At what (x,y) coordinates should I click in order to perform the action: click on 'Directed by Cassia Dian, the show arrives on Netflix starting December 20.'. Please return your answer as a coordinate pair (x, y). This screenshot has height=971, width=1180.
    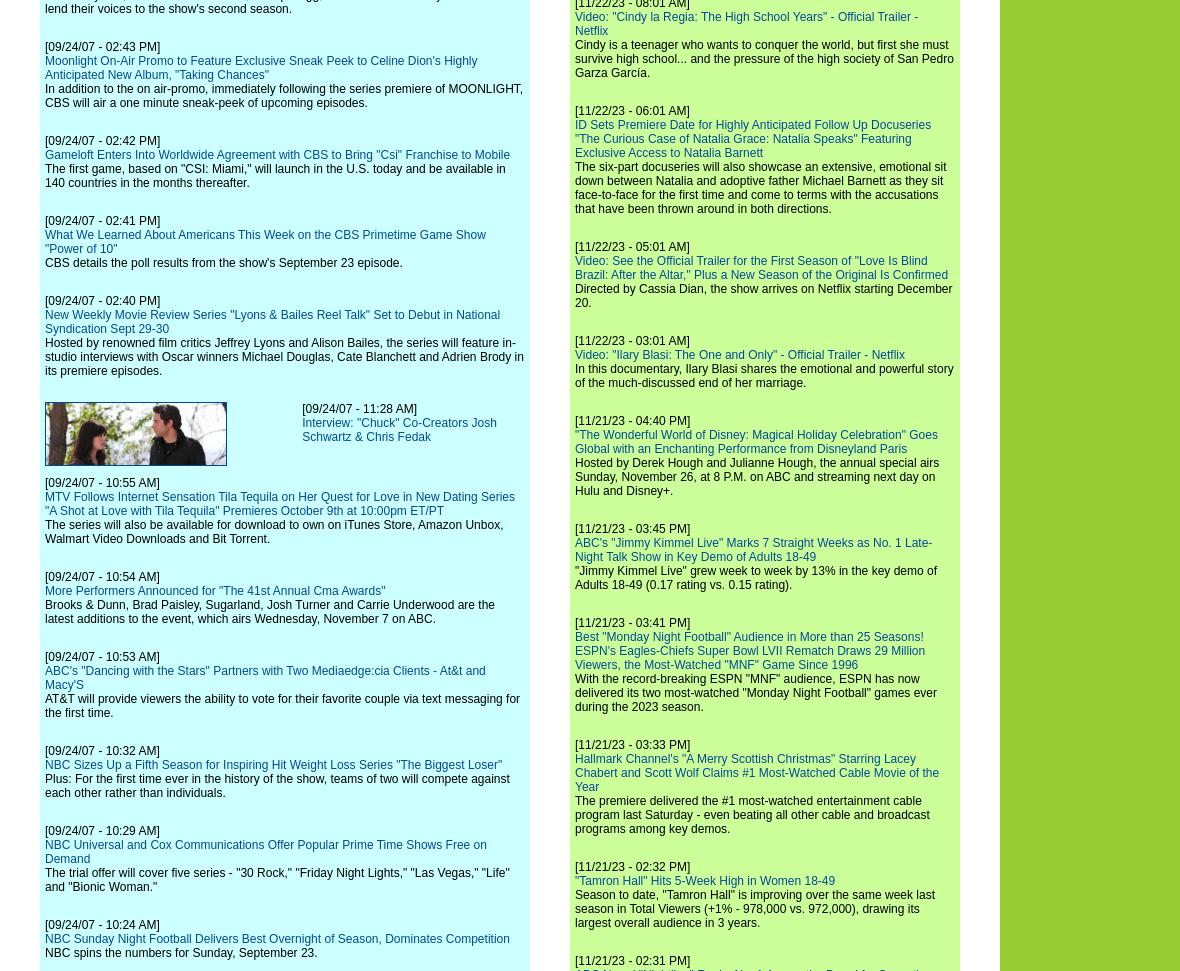
    Looking at the image, I should click on (575, 294).